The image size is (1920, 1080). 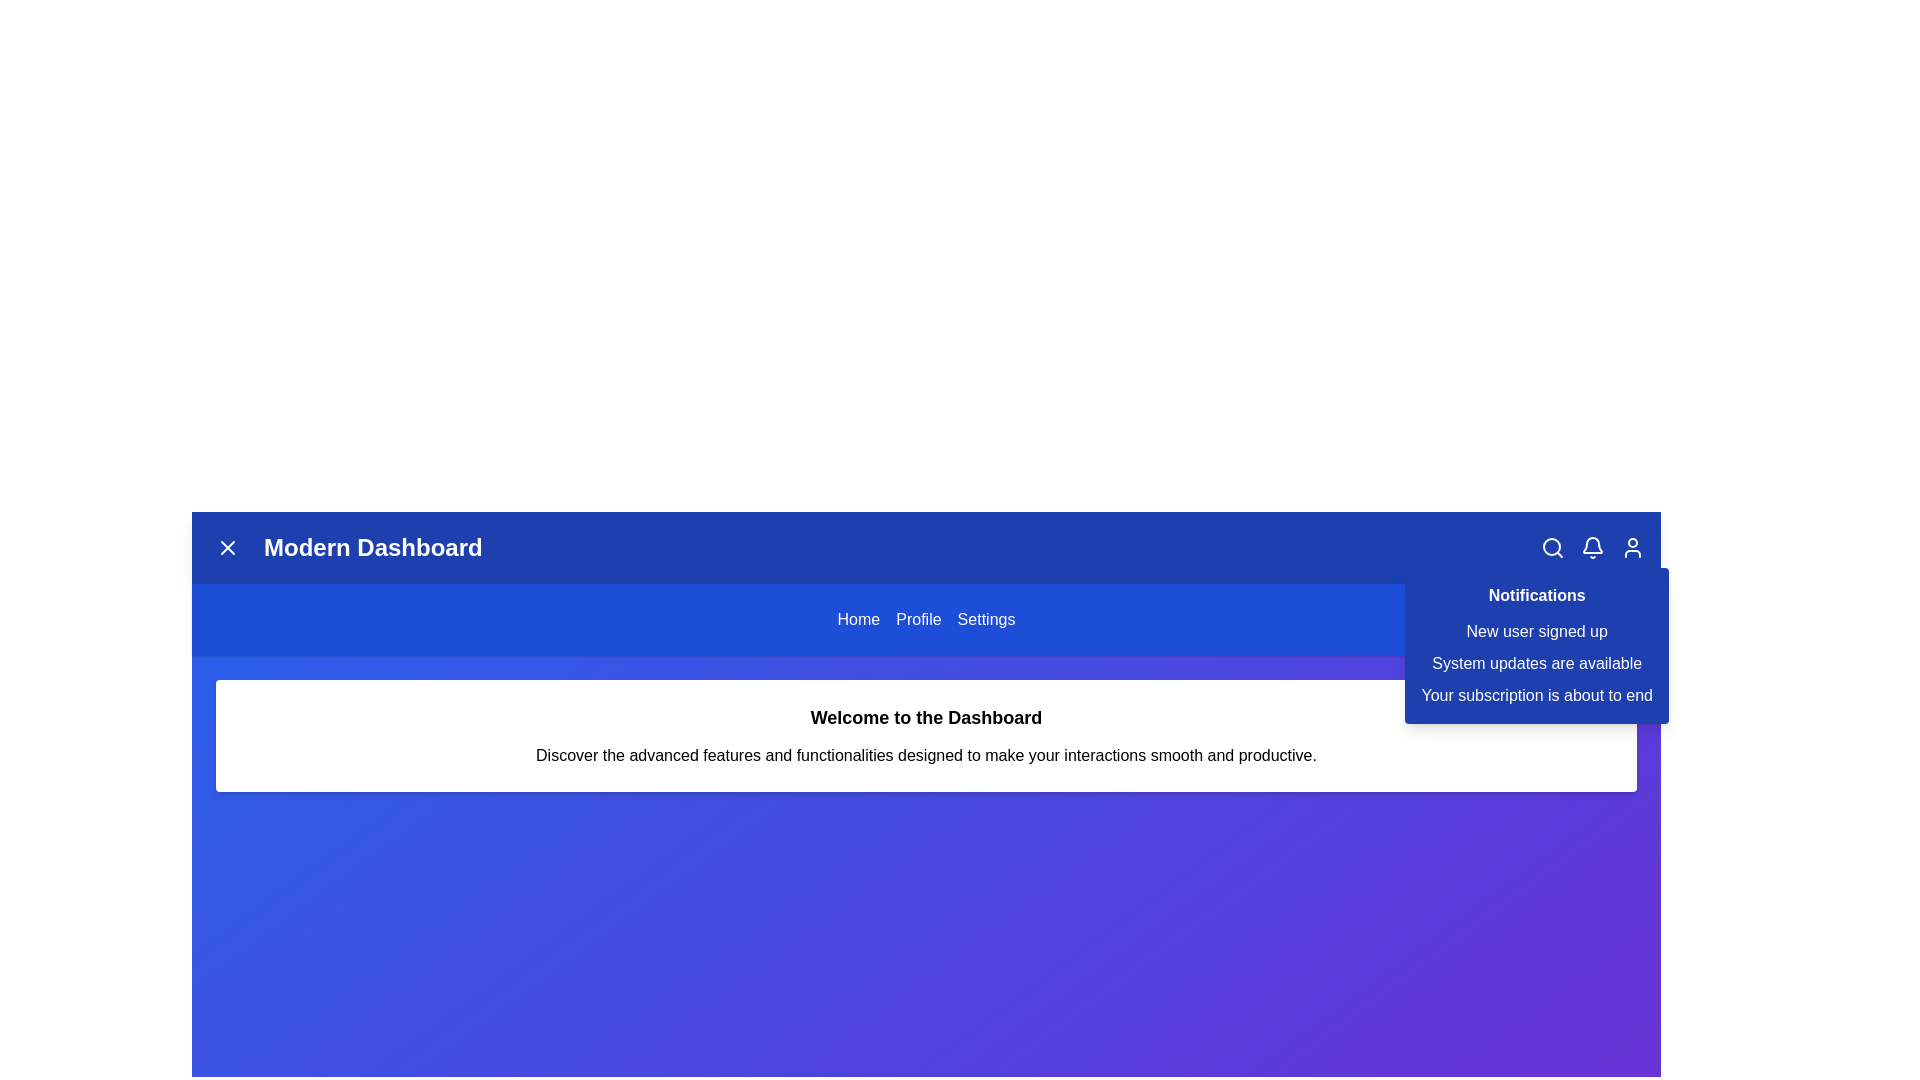 What do you see at coordinates (917, 619) in the screenshot?
I see `the 'Profile' button in the navigation bar` at bounding box center [917, 619].